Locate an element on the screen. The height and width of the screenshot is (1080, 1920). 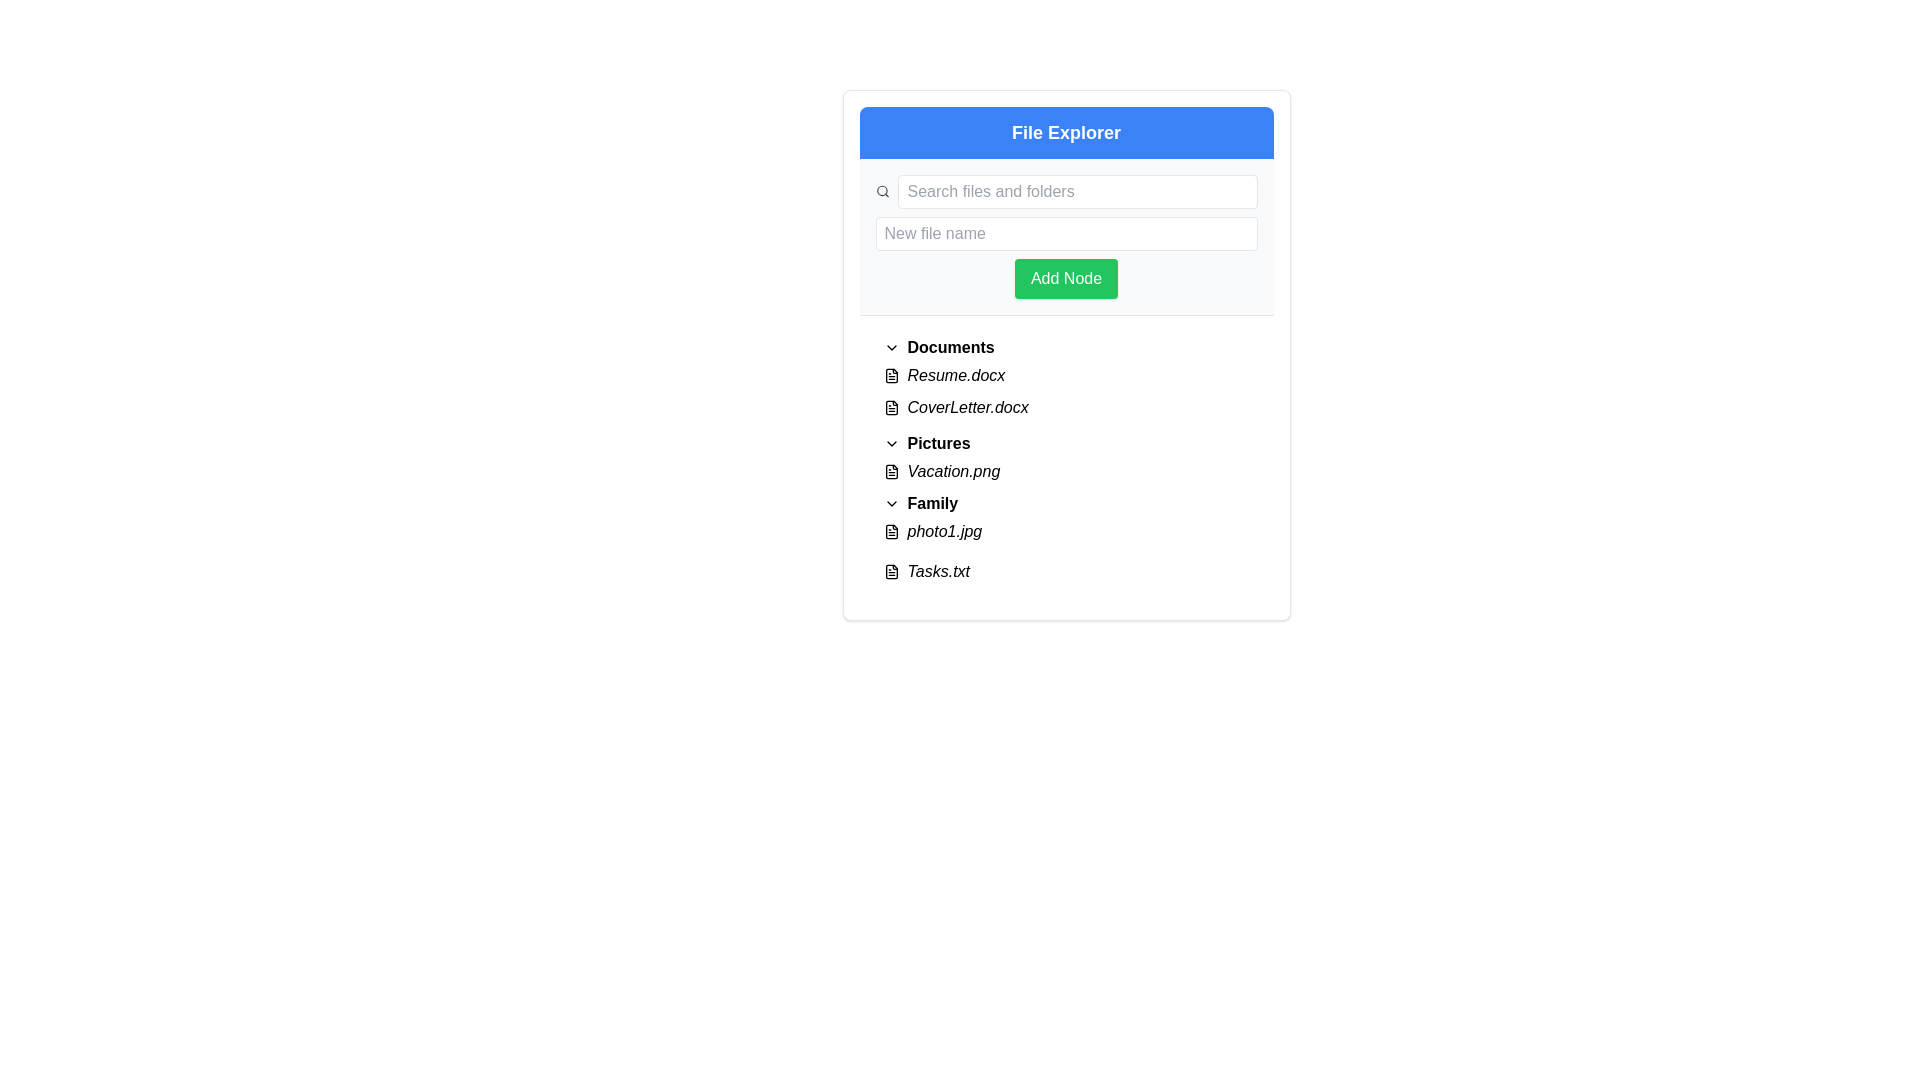
to select the file 'photo1.jpg' located as the second item in the 'Family' folder within the file explorer is located at coordinates (1065, 531).